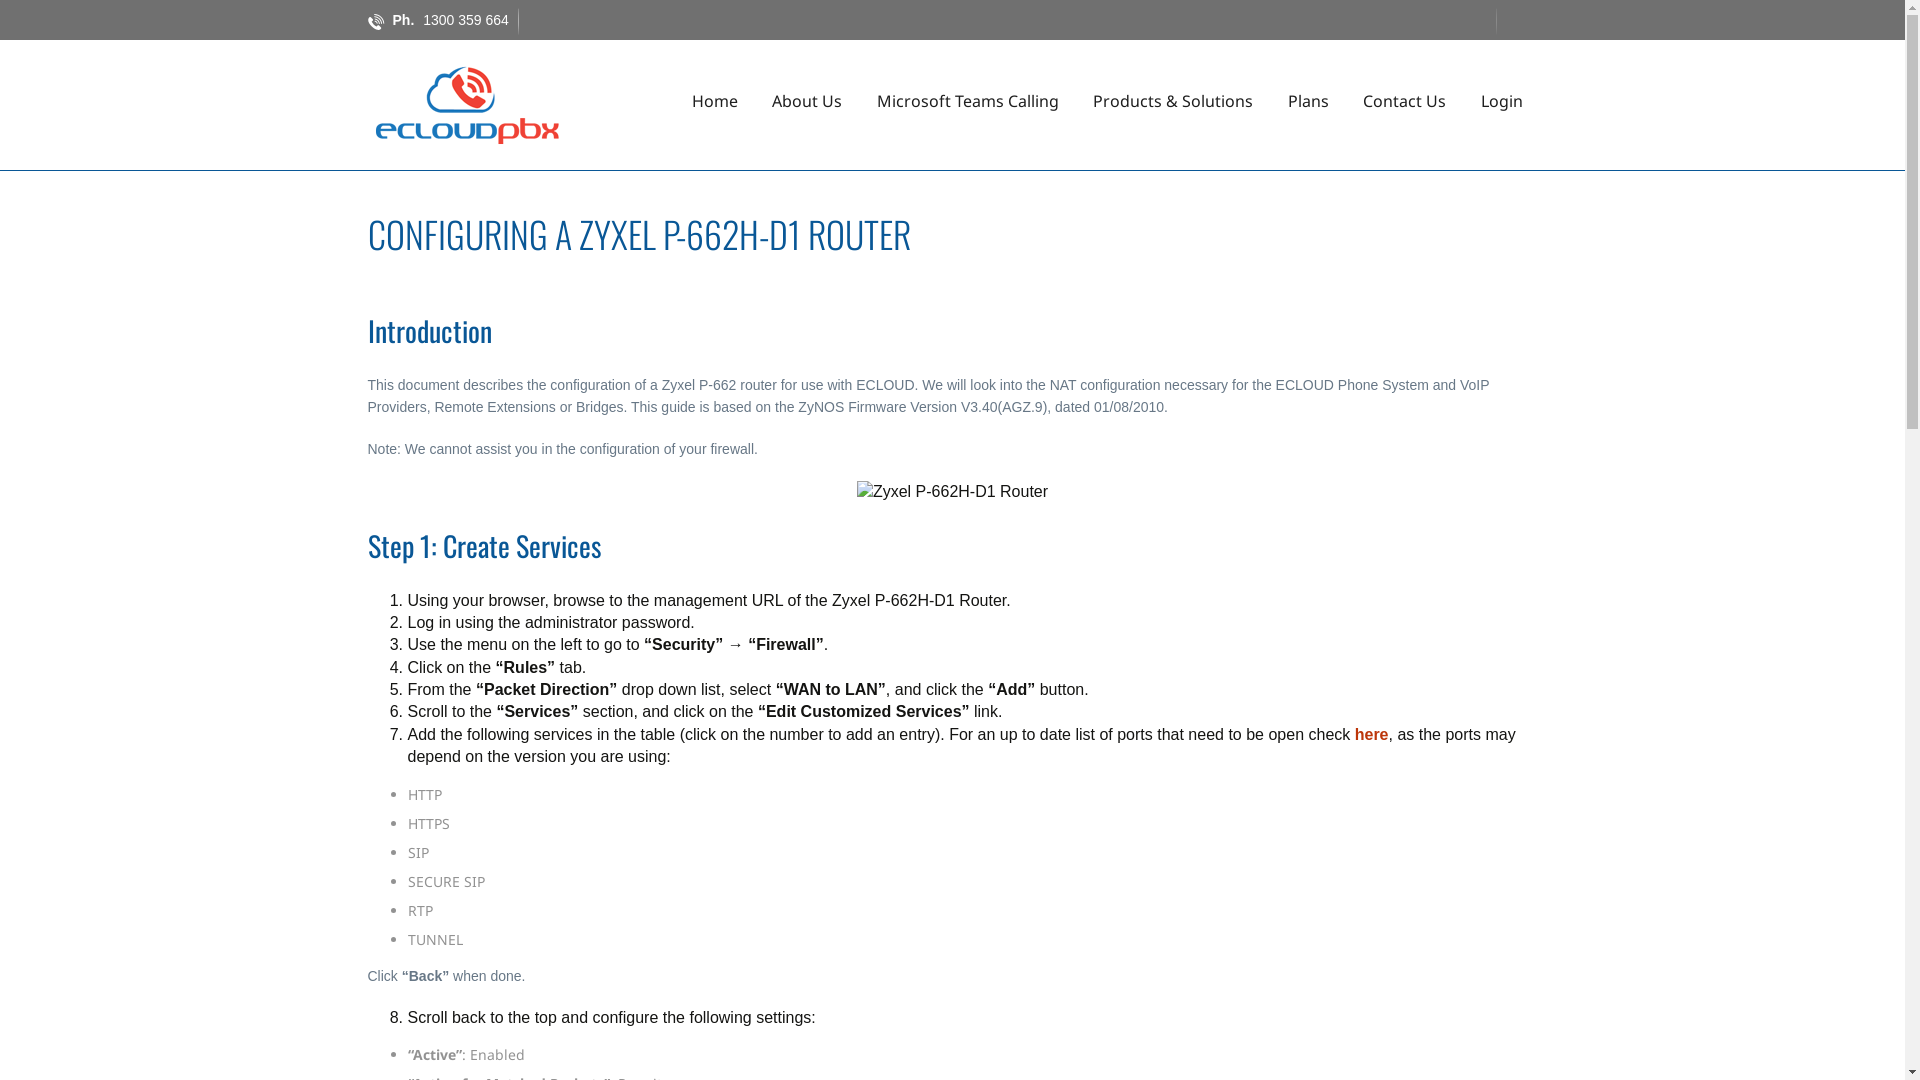 This screenshot has height=1080, width=1920. Describe the element at coordinates (467, 103) in the screenshot. I see `'ECloud PBX'` at that location.